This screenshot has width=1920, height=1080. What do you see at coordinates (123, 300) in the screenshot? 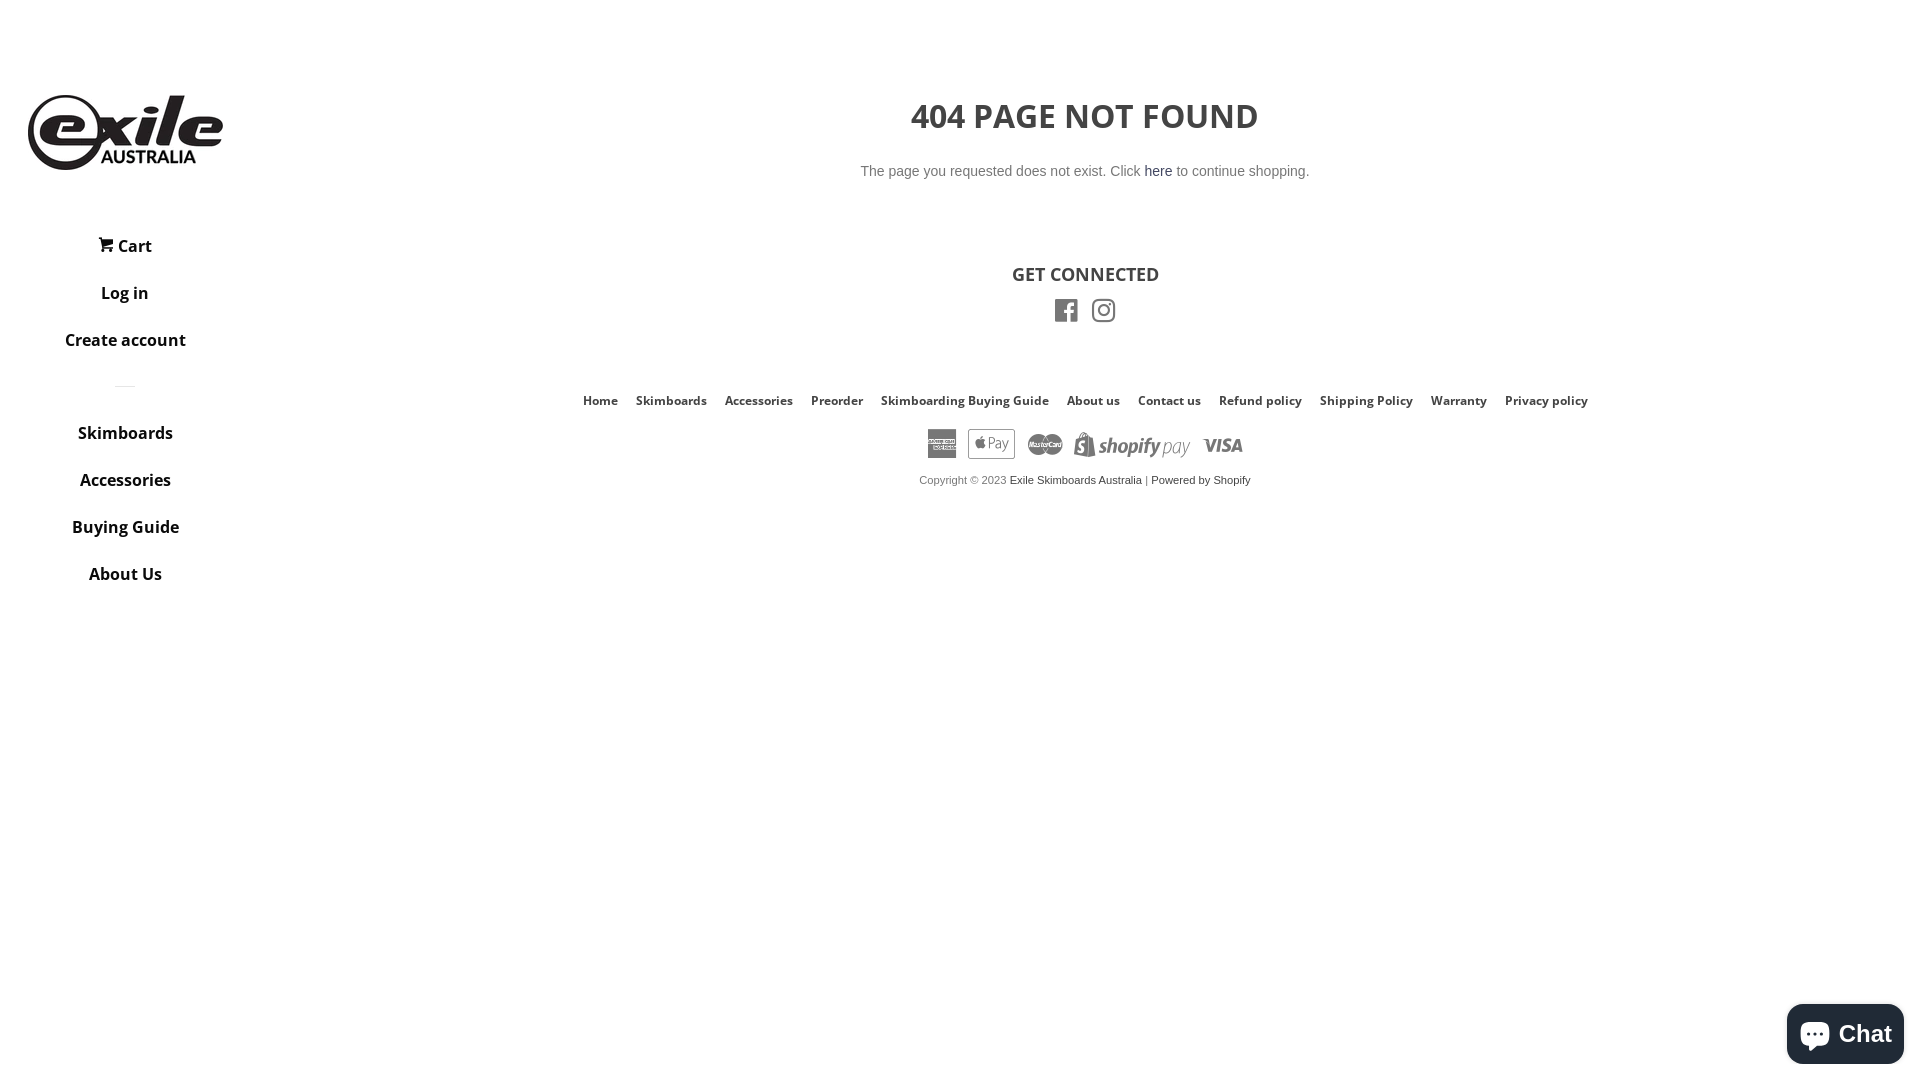
I see `'Log in'` at bounding box center [123, 300].